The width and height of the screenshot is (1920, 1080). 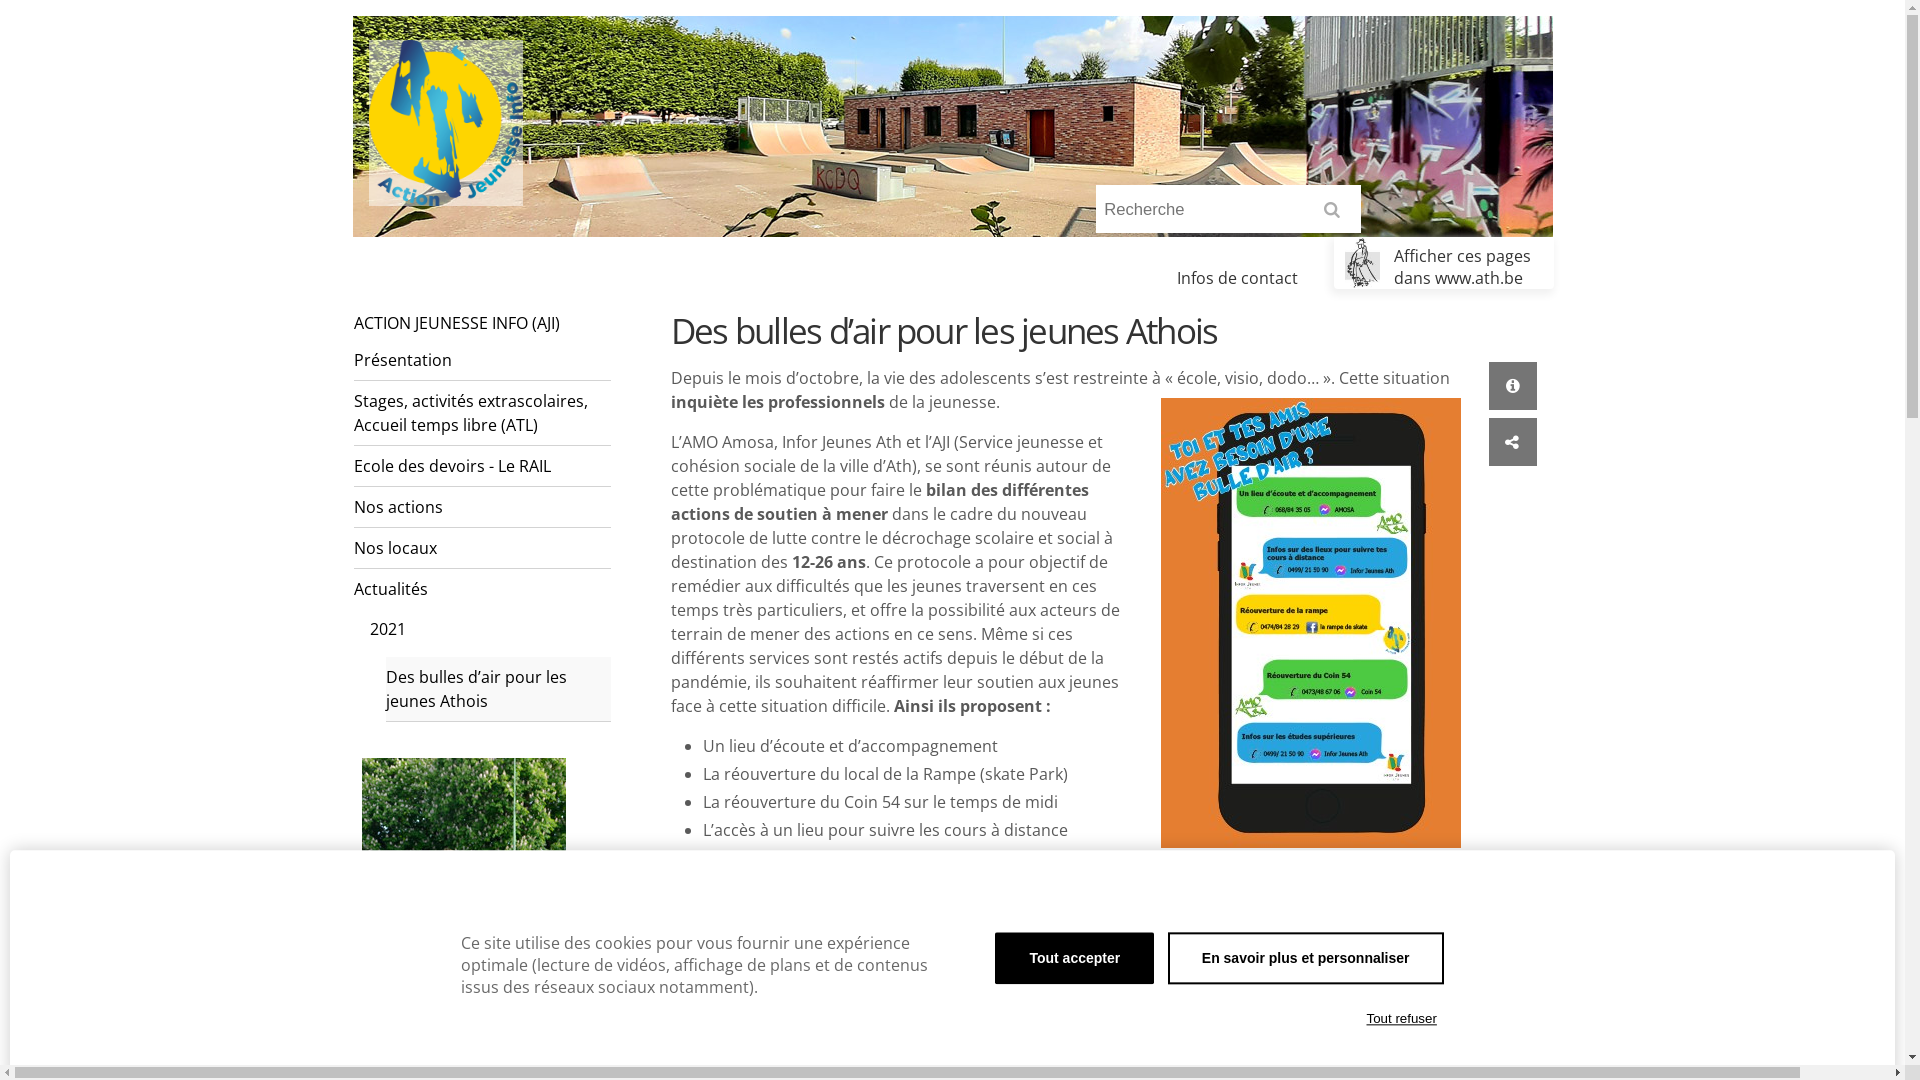 I want to click on 'Rechercher', so click(x=1336, y=216).